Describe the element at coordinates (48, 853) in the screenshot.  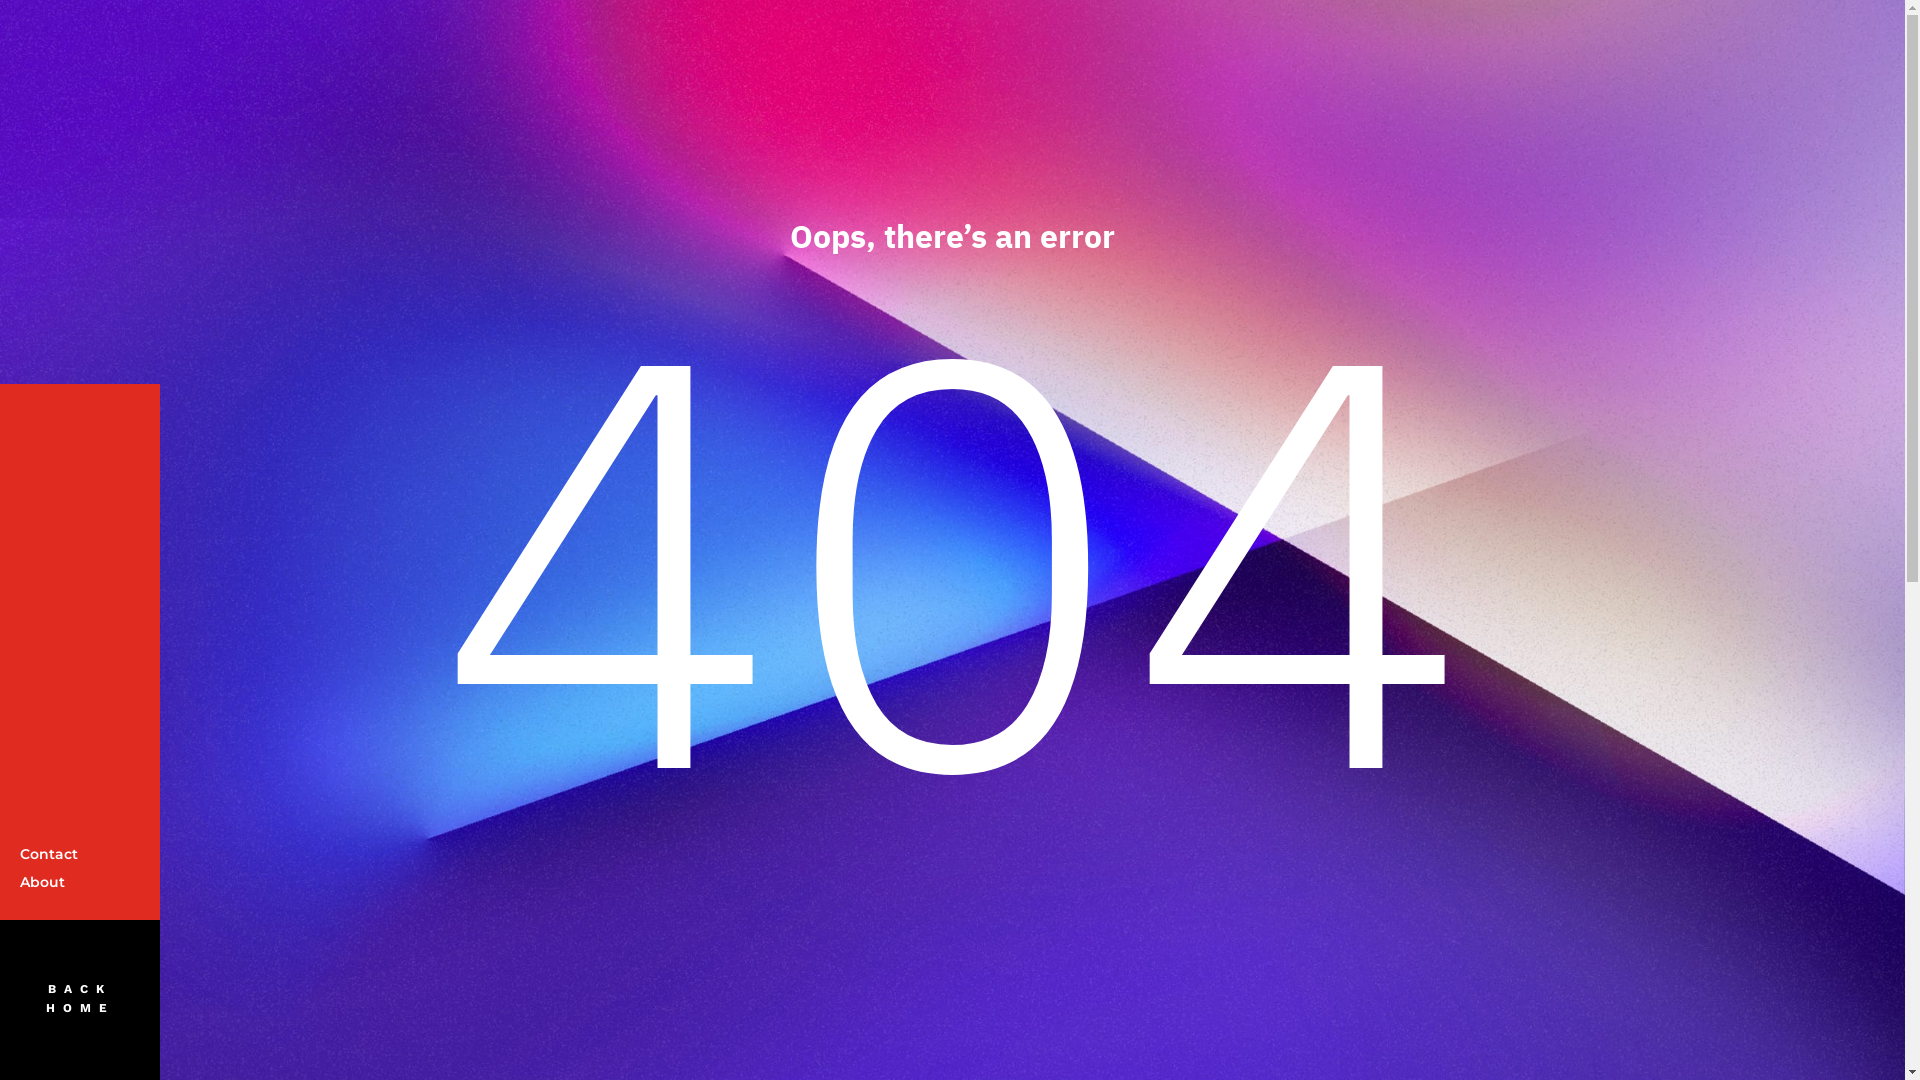
I see `'Contact'` at that location.